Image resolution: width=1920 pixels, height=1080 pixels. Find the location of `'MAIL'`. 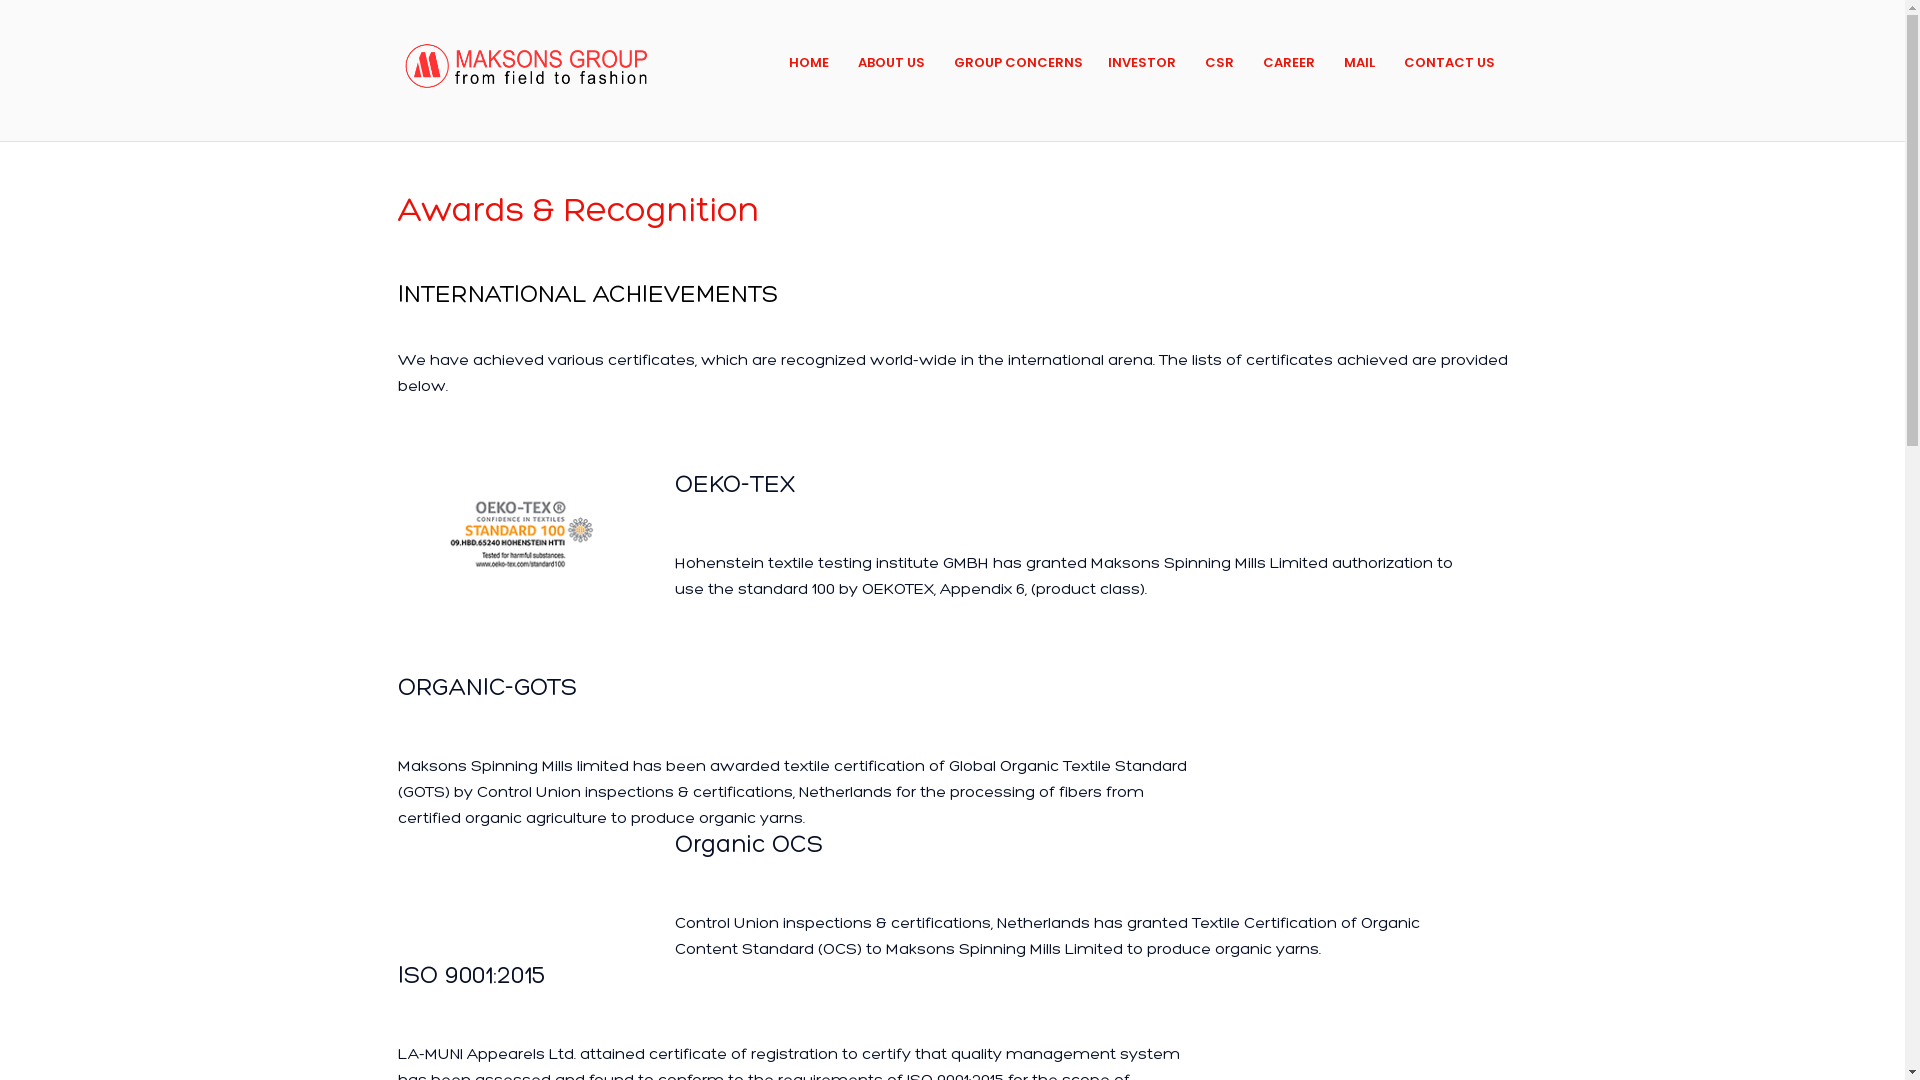

'MAIL' is located at coordinates (1359, 61).